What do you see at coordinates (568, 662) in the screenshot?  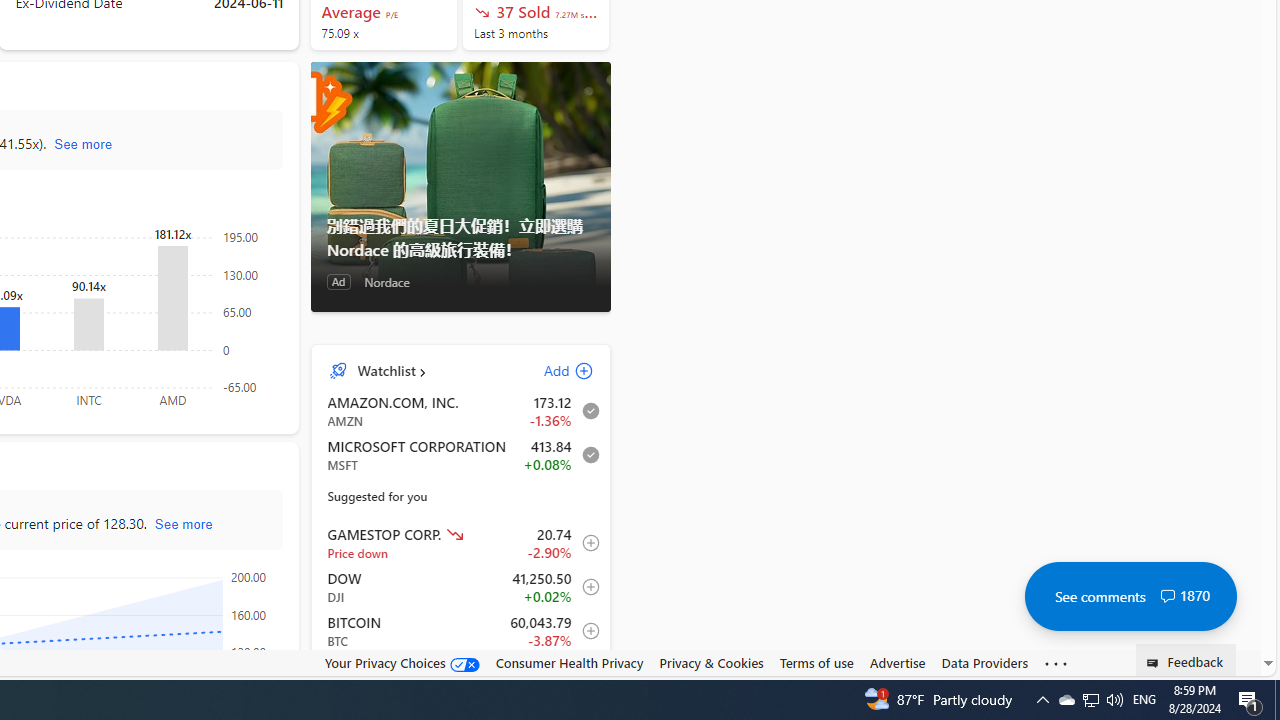 I see `'Consumer Health Privacy'` at bounding box center [568, 662].